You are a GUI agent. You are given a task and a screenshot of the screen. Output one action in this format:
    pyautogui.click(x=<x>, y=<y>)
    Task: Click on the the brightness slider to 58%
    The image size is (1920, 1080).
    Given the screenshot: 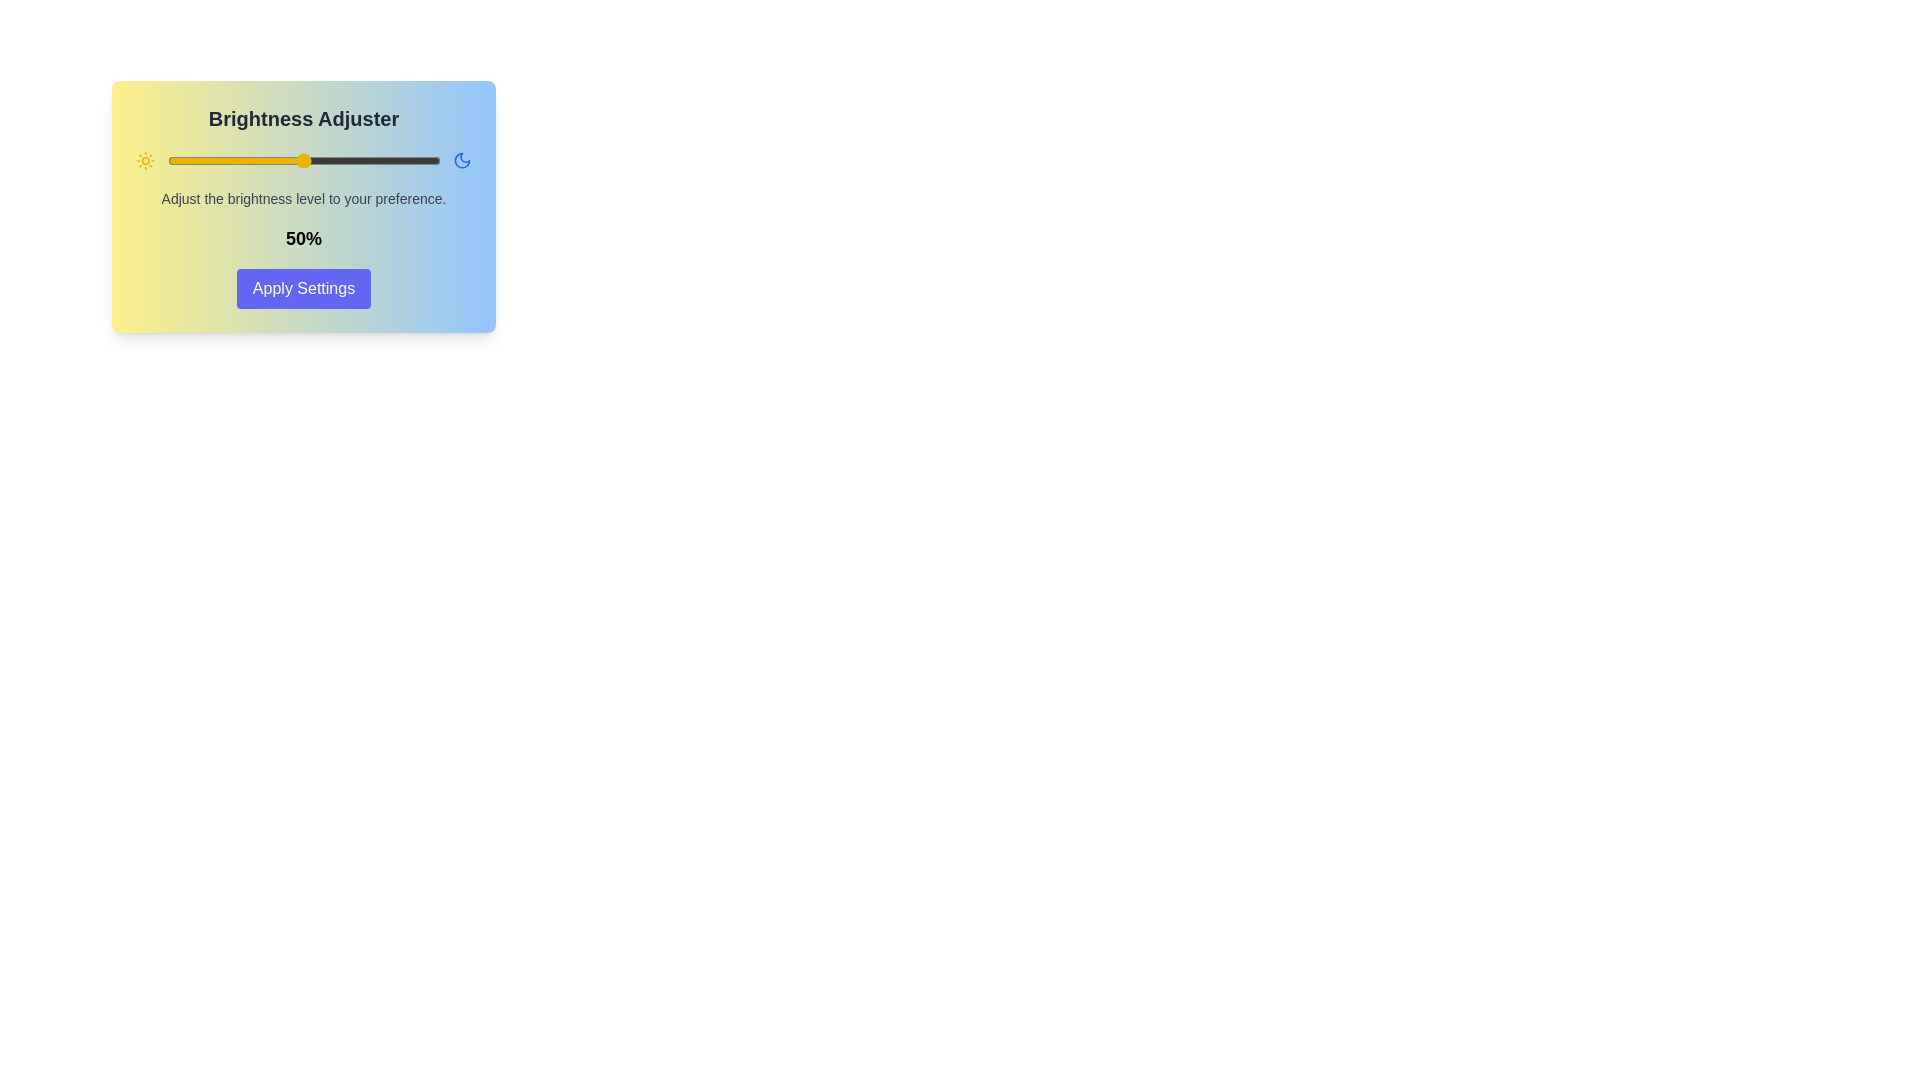 What is the action you would take?
    pyautogui.click(x=325, y=160)
    